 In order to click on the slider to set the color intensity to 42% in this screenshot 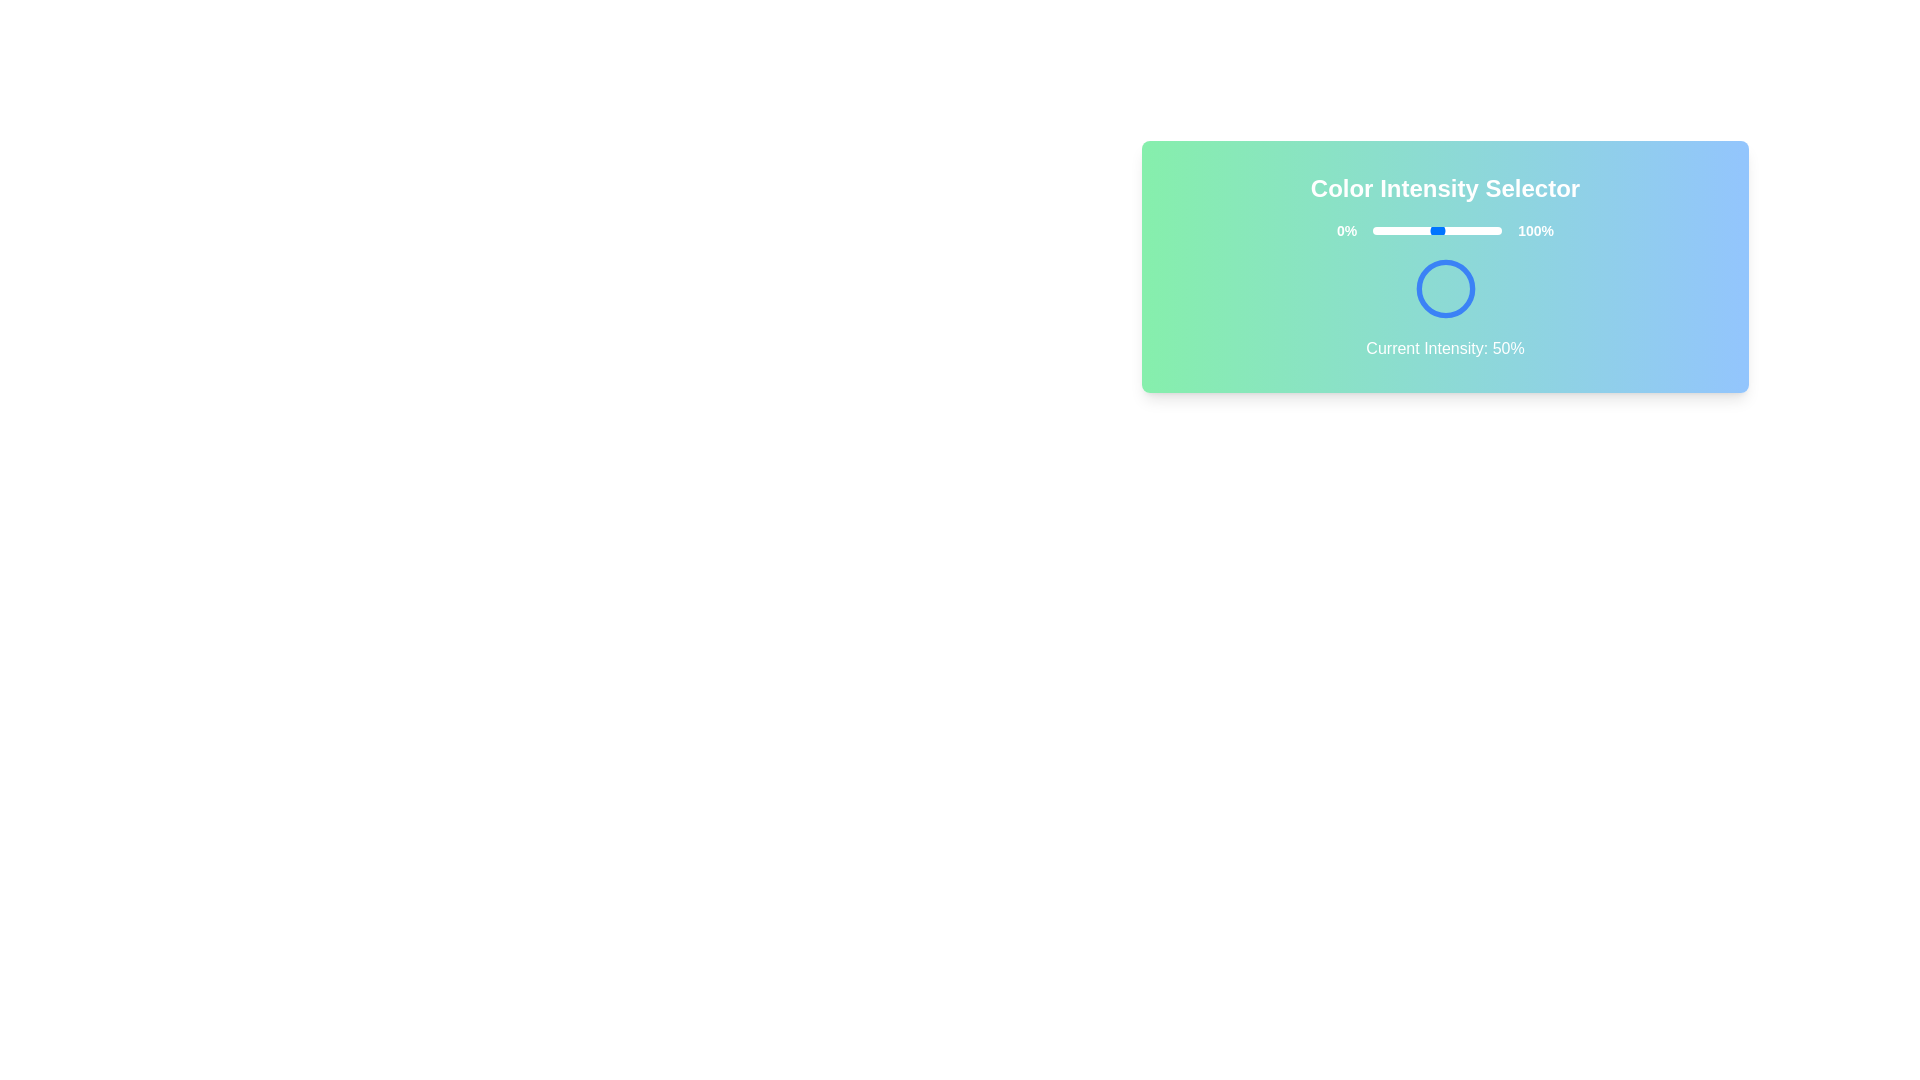, I will do `click(1426, 230)`.